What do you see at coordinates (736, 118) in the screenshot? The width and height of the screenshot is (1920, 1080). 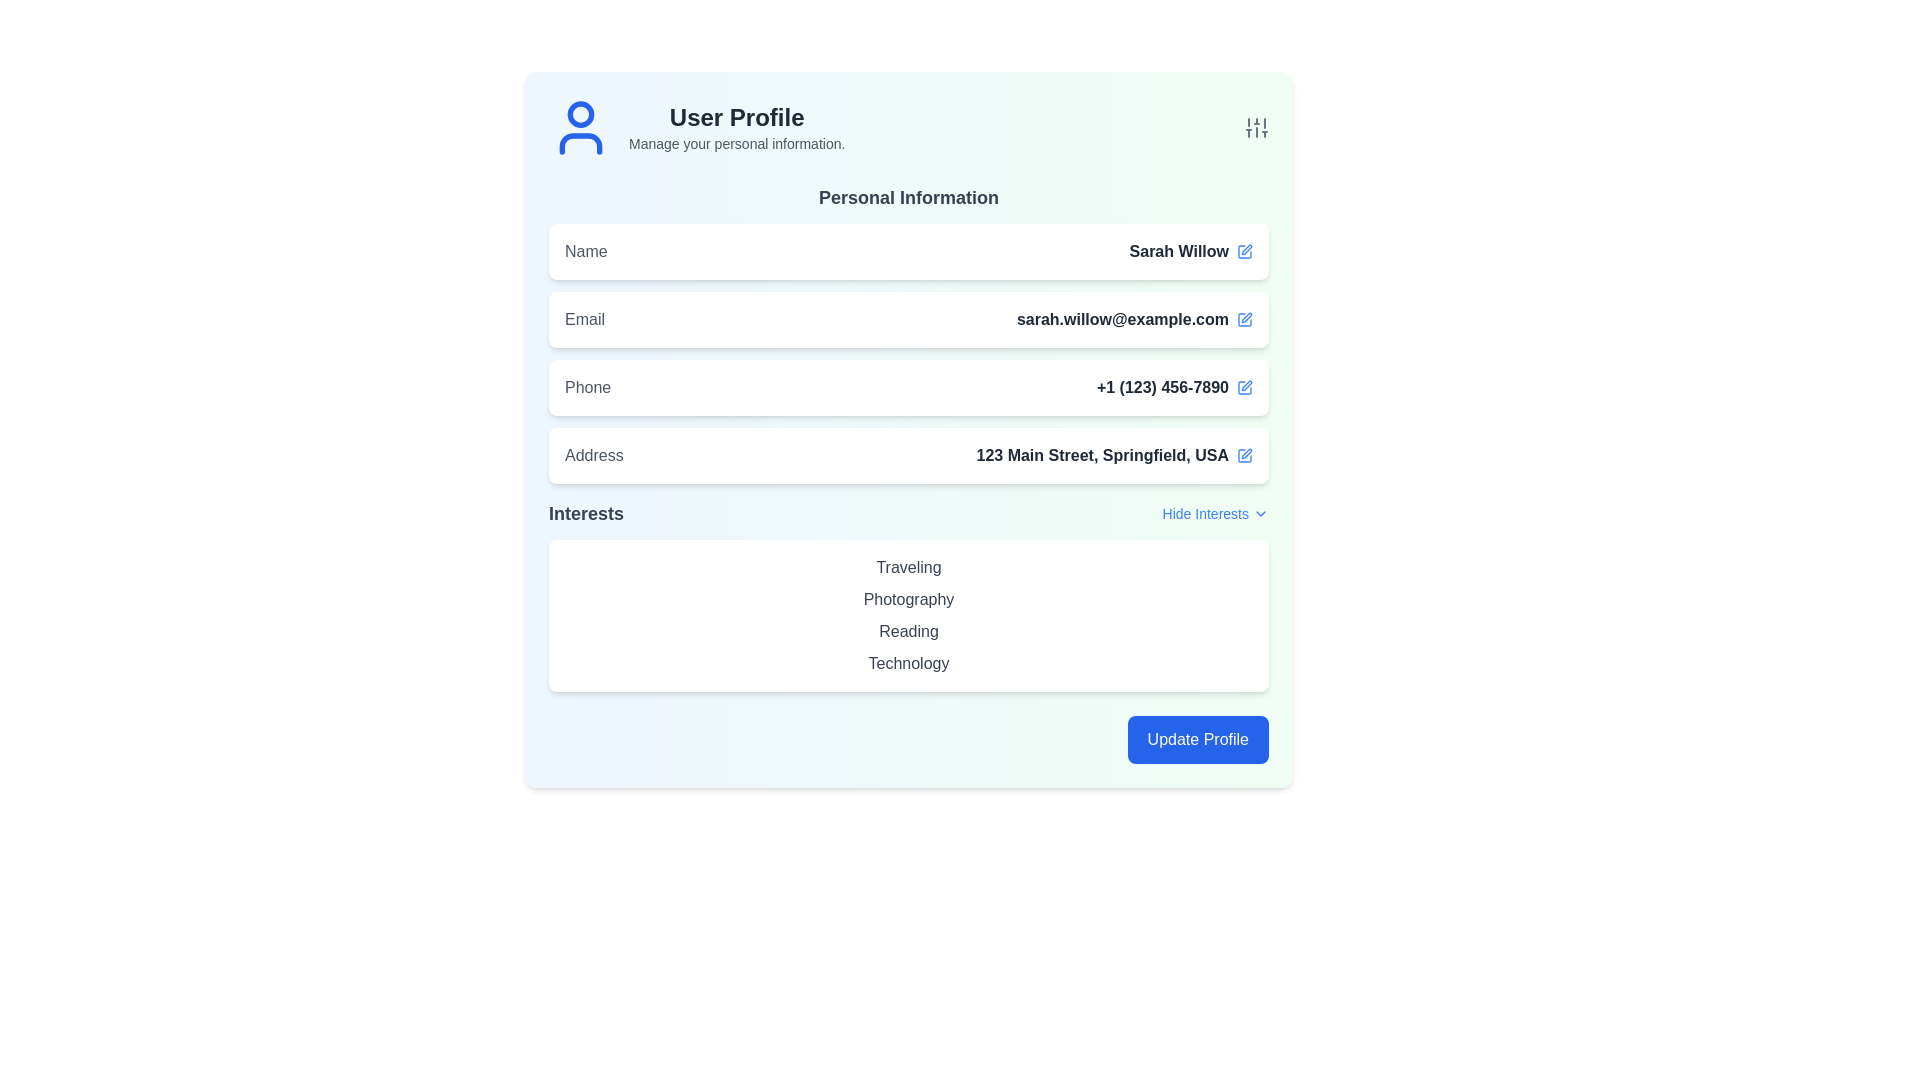 I see `the heading text that provides context for the section, located at the top-left of the interface, above the text 'Manage your personal information.'` at bounding box center [736, 118].